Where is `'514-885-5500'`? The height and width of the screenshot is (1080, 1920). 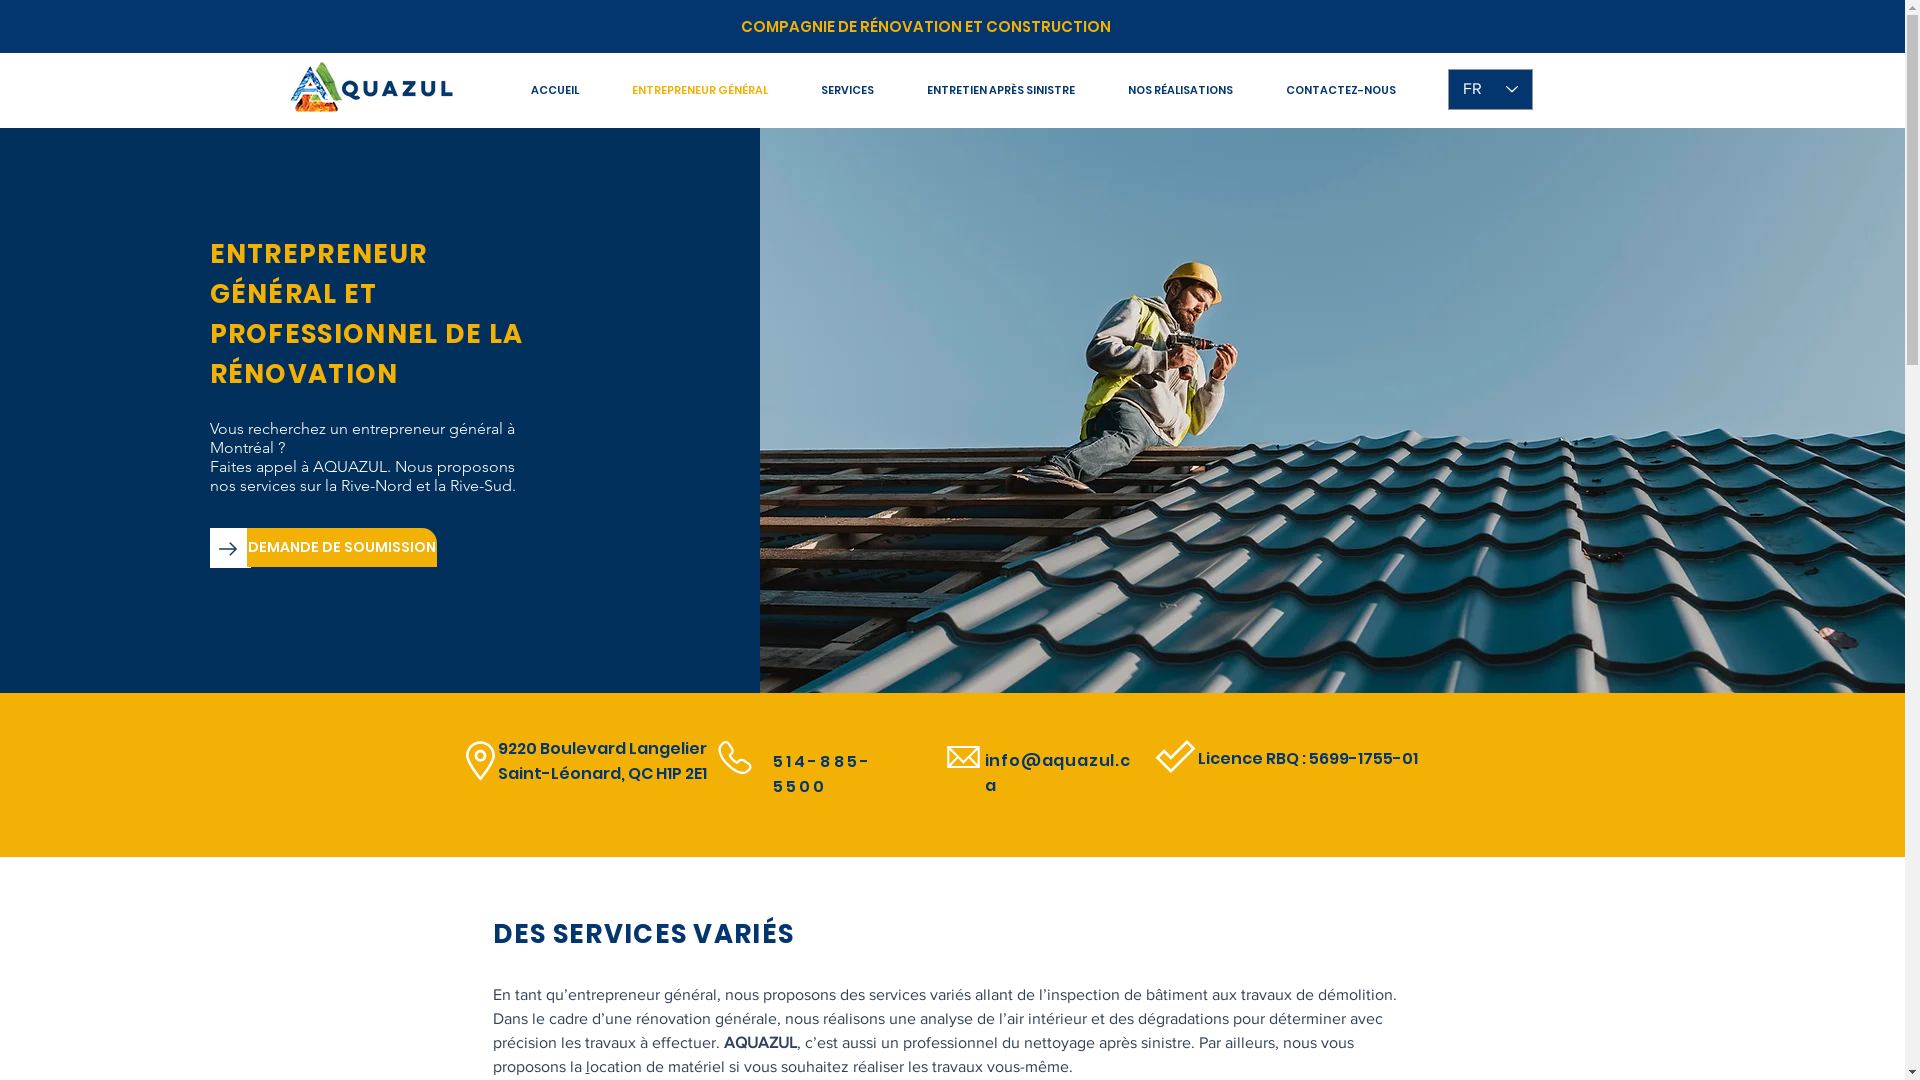
'514-885-5500' is located at coordinates (821, 773).